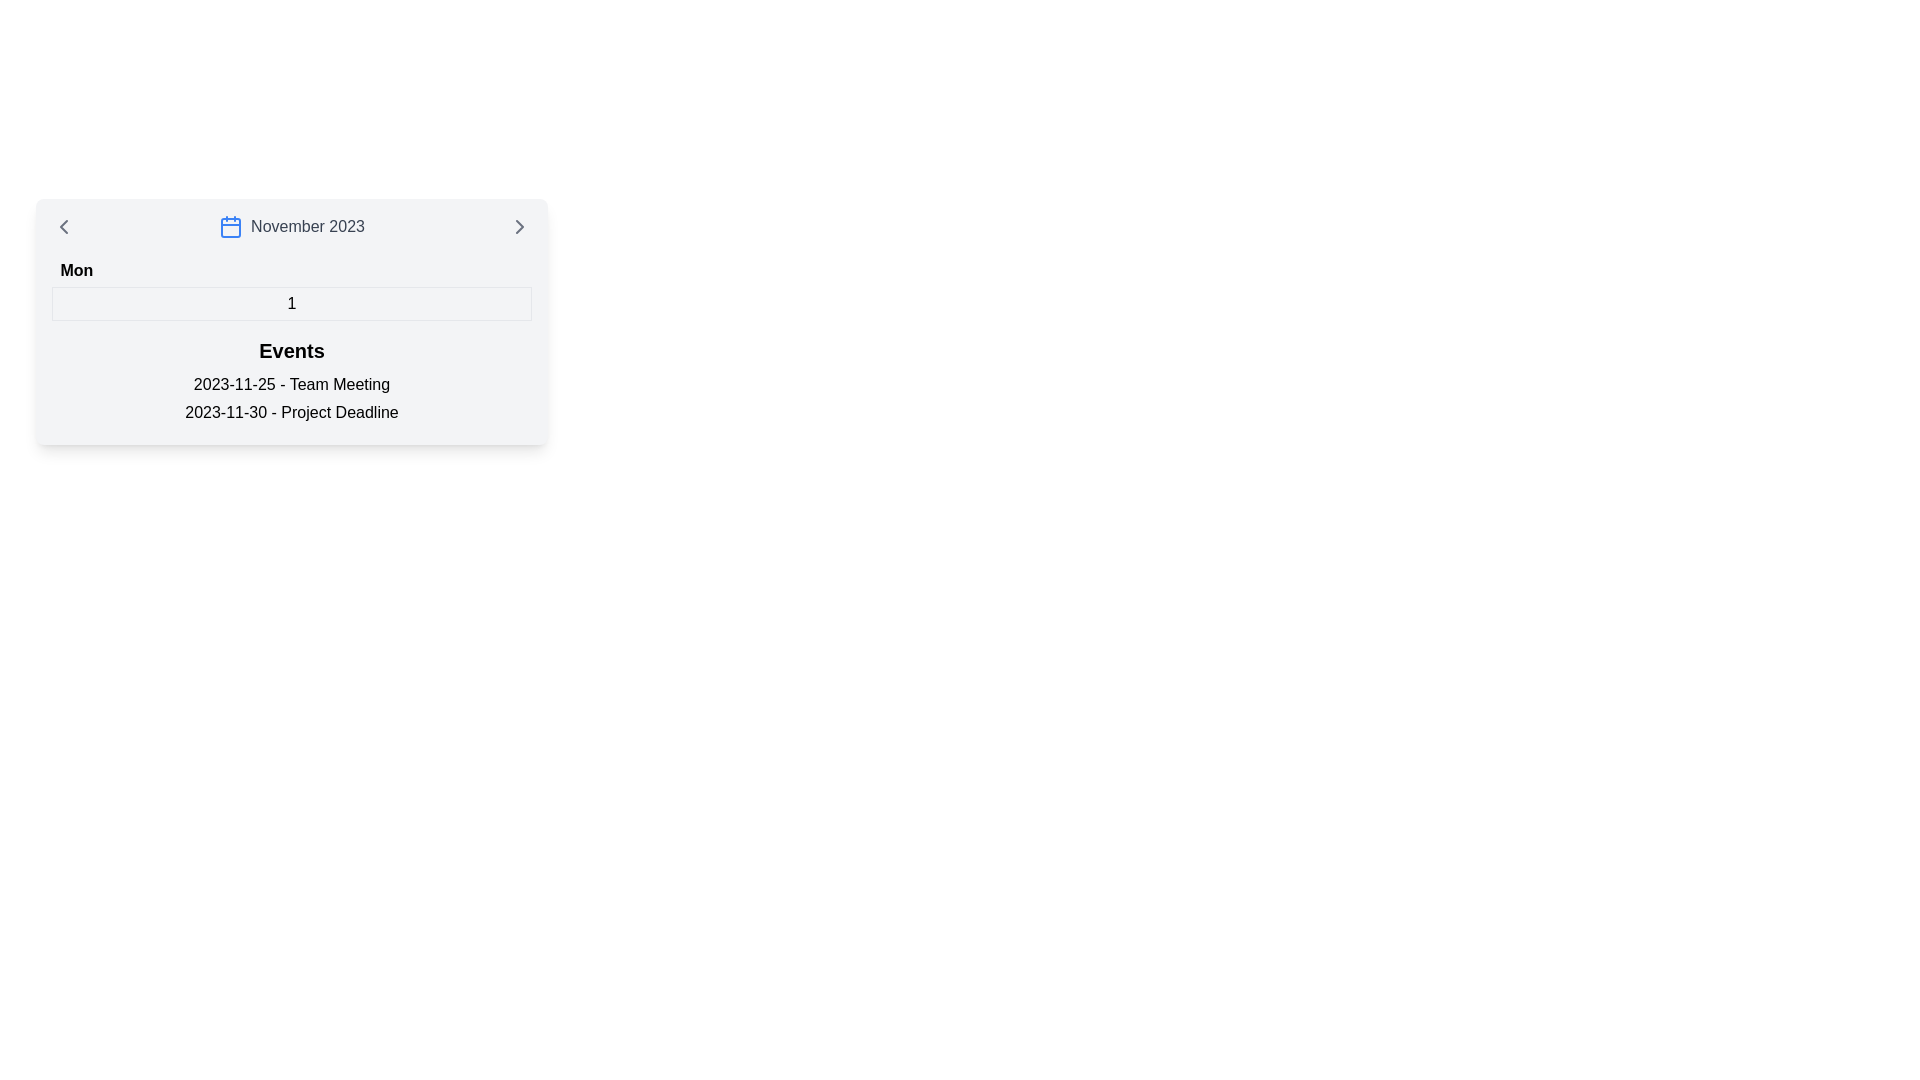  What do you see at coordinates (291, 226) in the screenshot?
I see `or read the content of the Label with Icon indicating the currently displayed month and year, located at the center of the top section of the card layout` at bounding box center [291, 226].